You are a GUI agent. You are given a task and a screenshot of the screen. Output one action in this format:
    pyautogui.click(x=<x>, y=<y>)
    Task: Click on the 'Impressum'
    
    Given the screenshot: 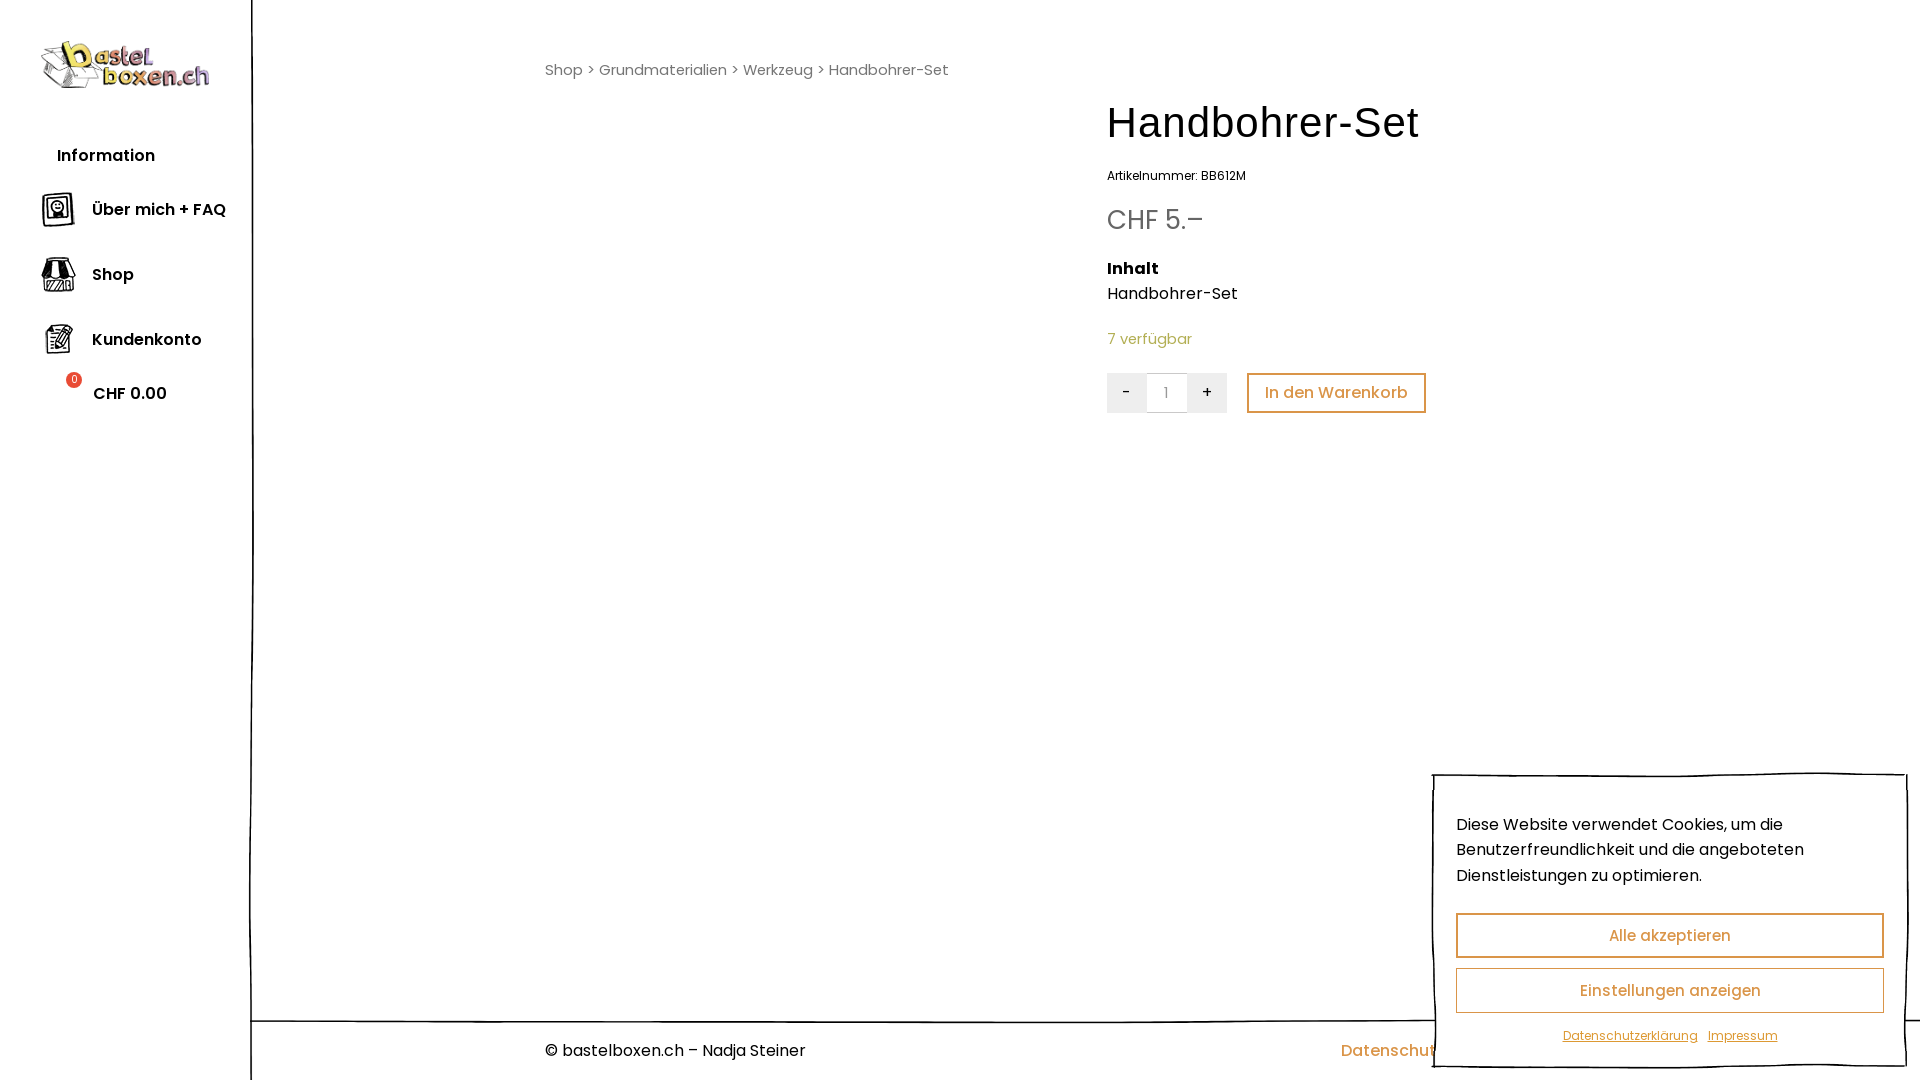 What is the action you would take?
    pyautogui.click(x=1578, y=1049)
    